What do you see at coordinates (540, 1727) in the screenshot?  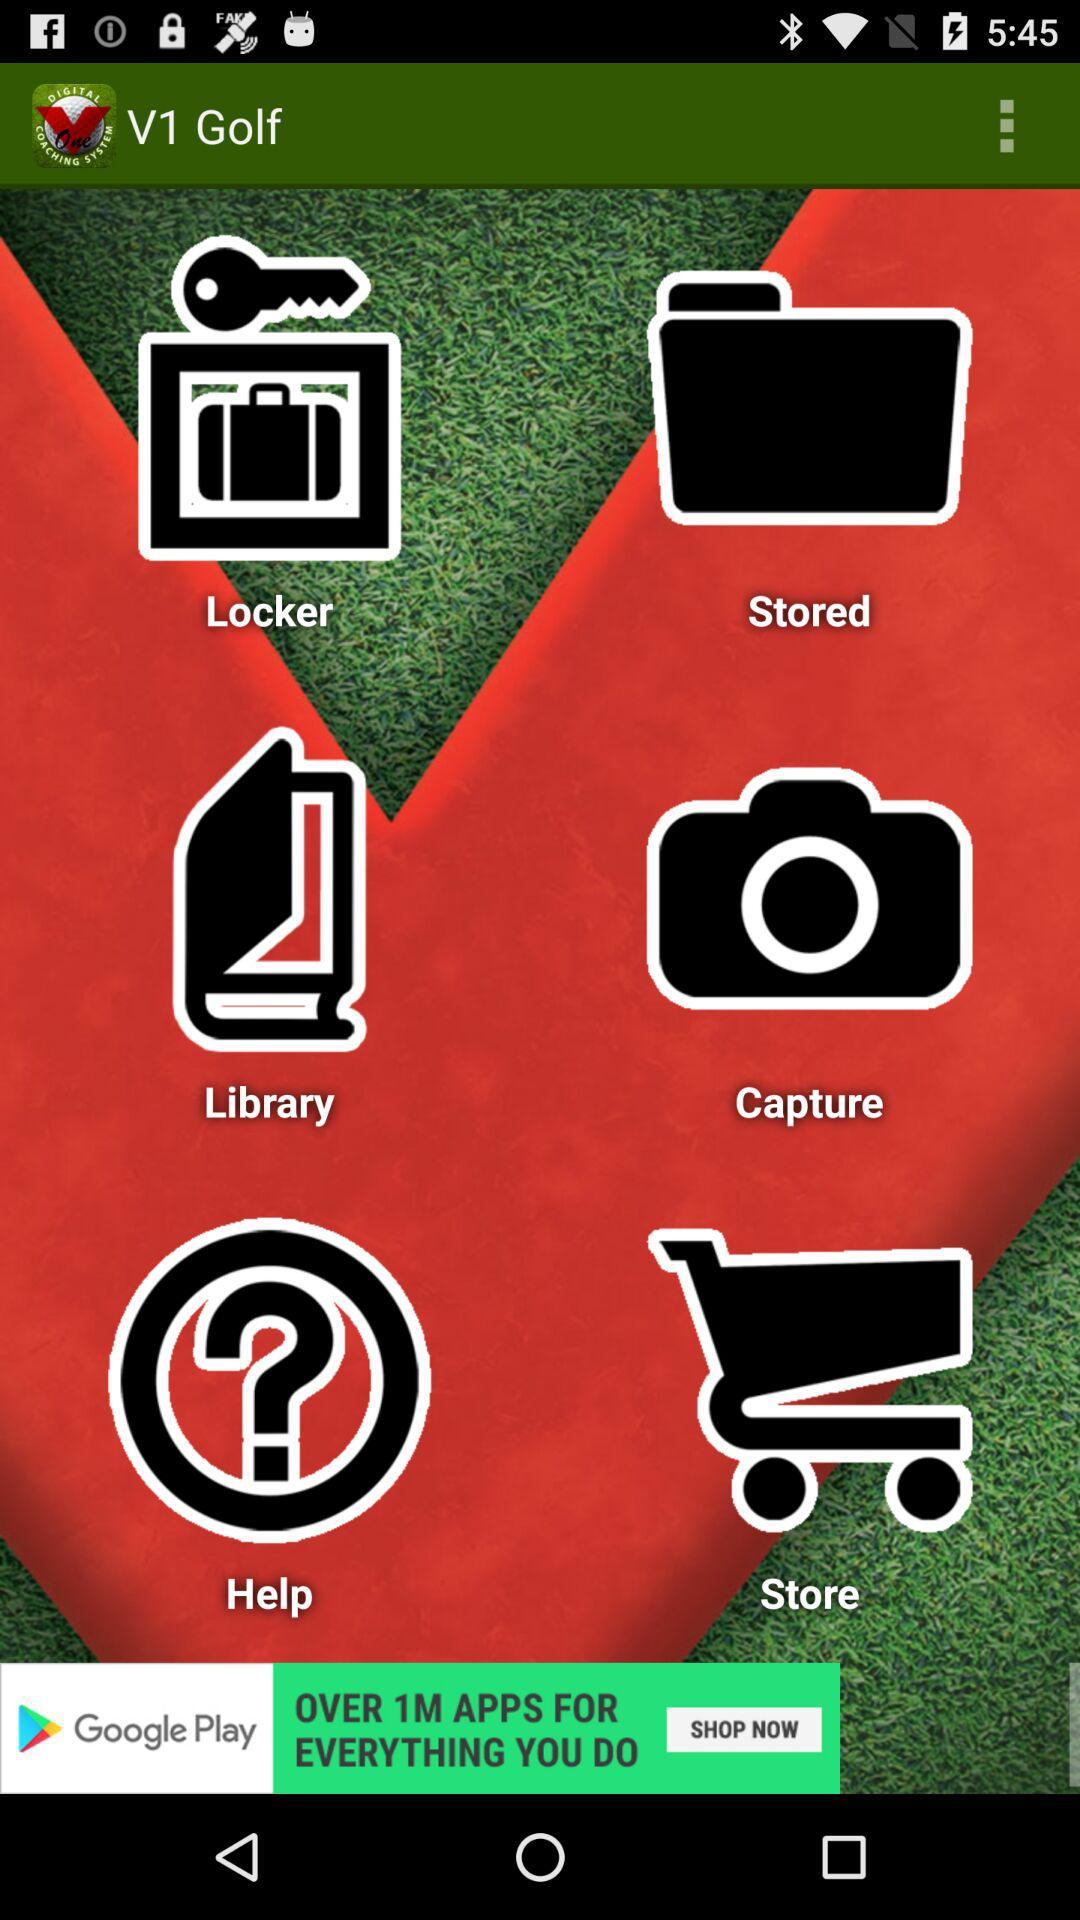 I see `the advertisements` at bounding box center [540, 1727].